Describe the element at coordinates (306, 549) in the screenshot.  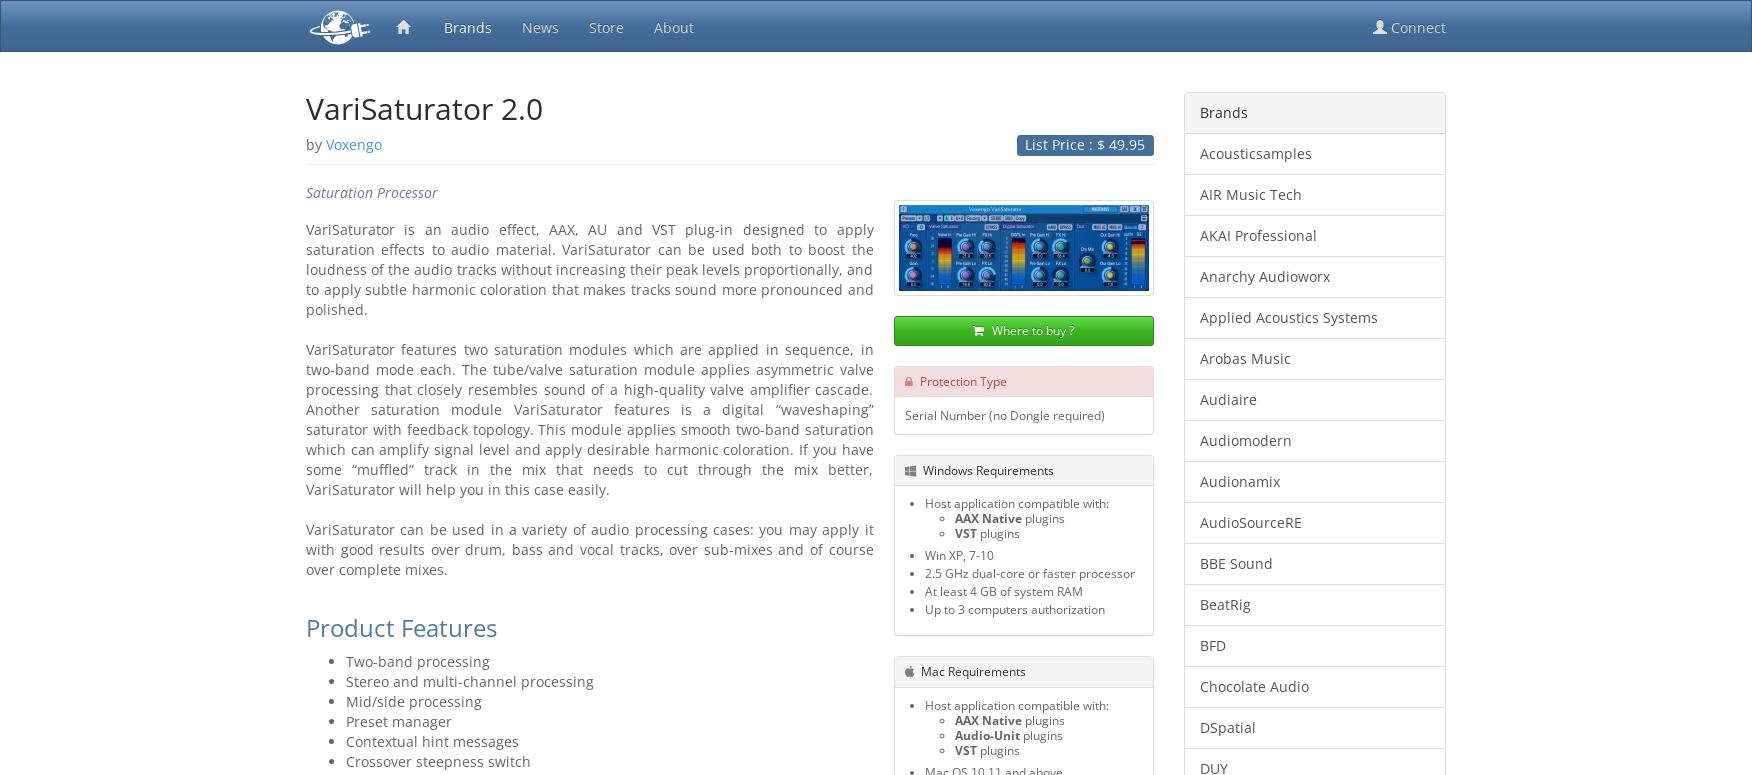
I see `'VariSaturator can be used in a variety of audio processing cases: you may apply it with good results over drum, bass and vocal tracks, over sub-mixes and of course over complete mixes.'` at that location.